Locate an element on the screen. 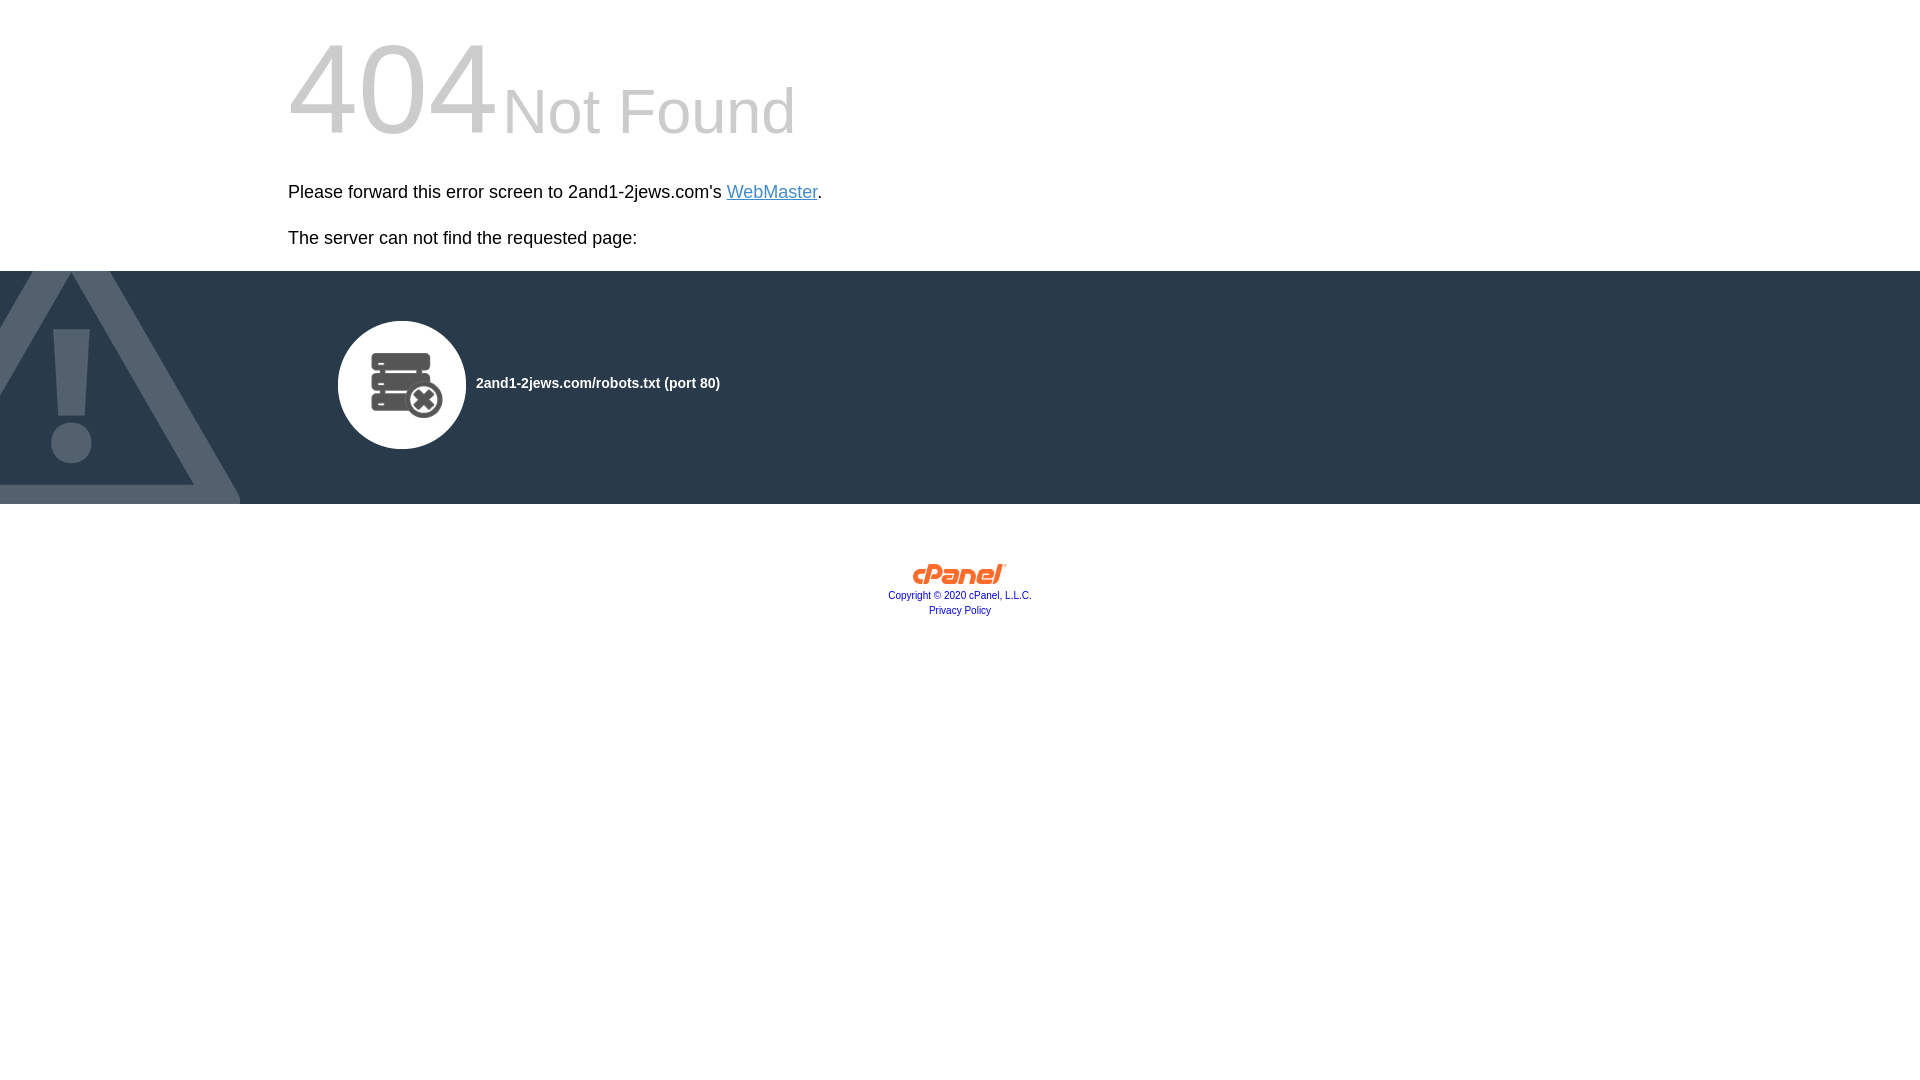 This screenshot has width=1920, height=1080. 'Privacy Policy' is located at coordinates (960, 609).